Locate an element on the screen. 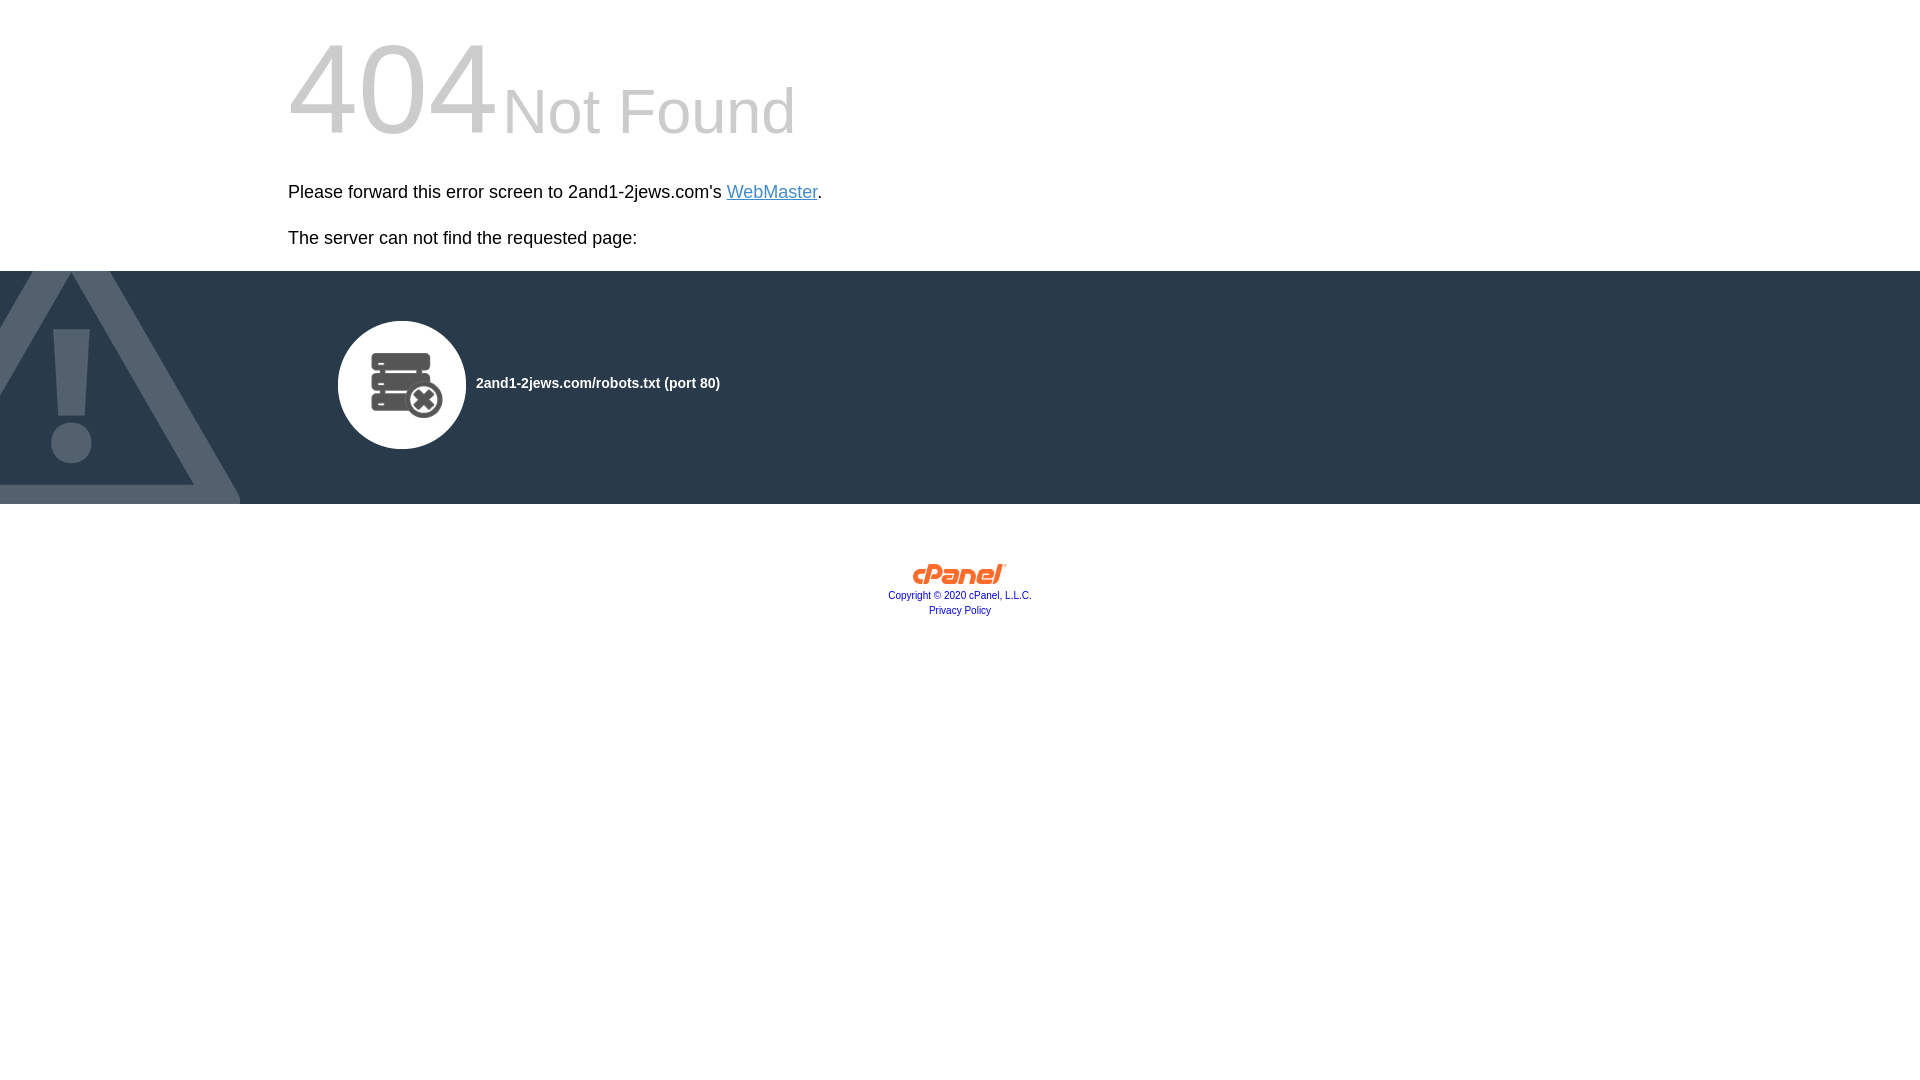 This screenshot has width=1920, height=1080. 'Privacy Policy' is located at coordinates (960, 609).